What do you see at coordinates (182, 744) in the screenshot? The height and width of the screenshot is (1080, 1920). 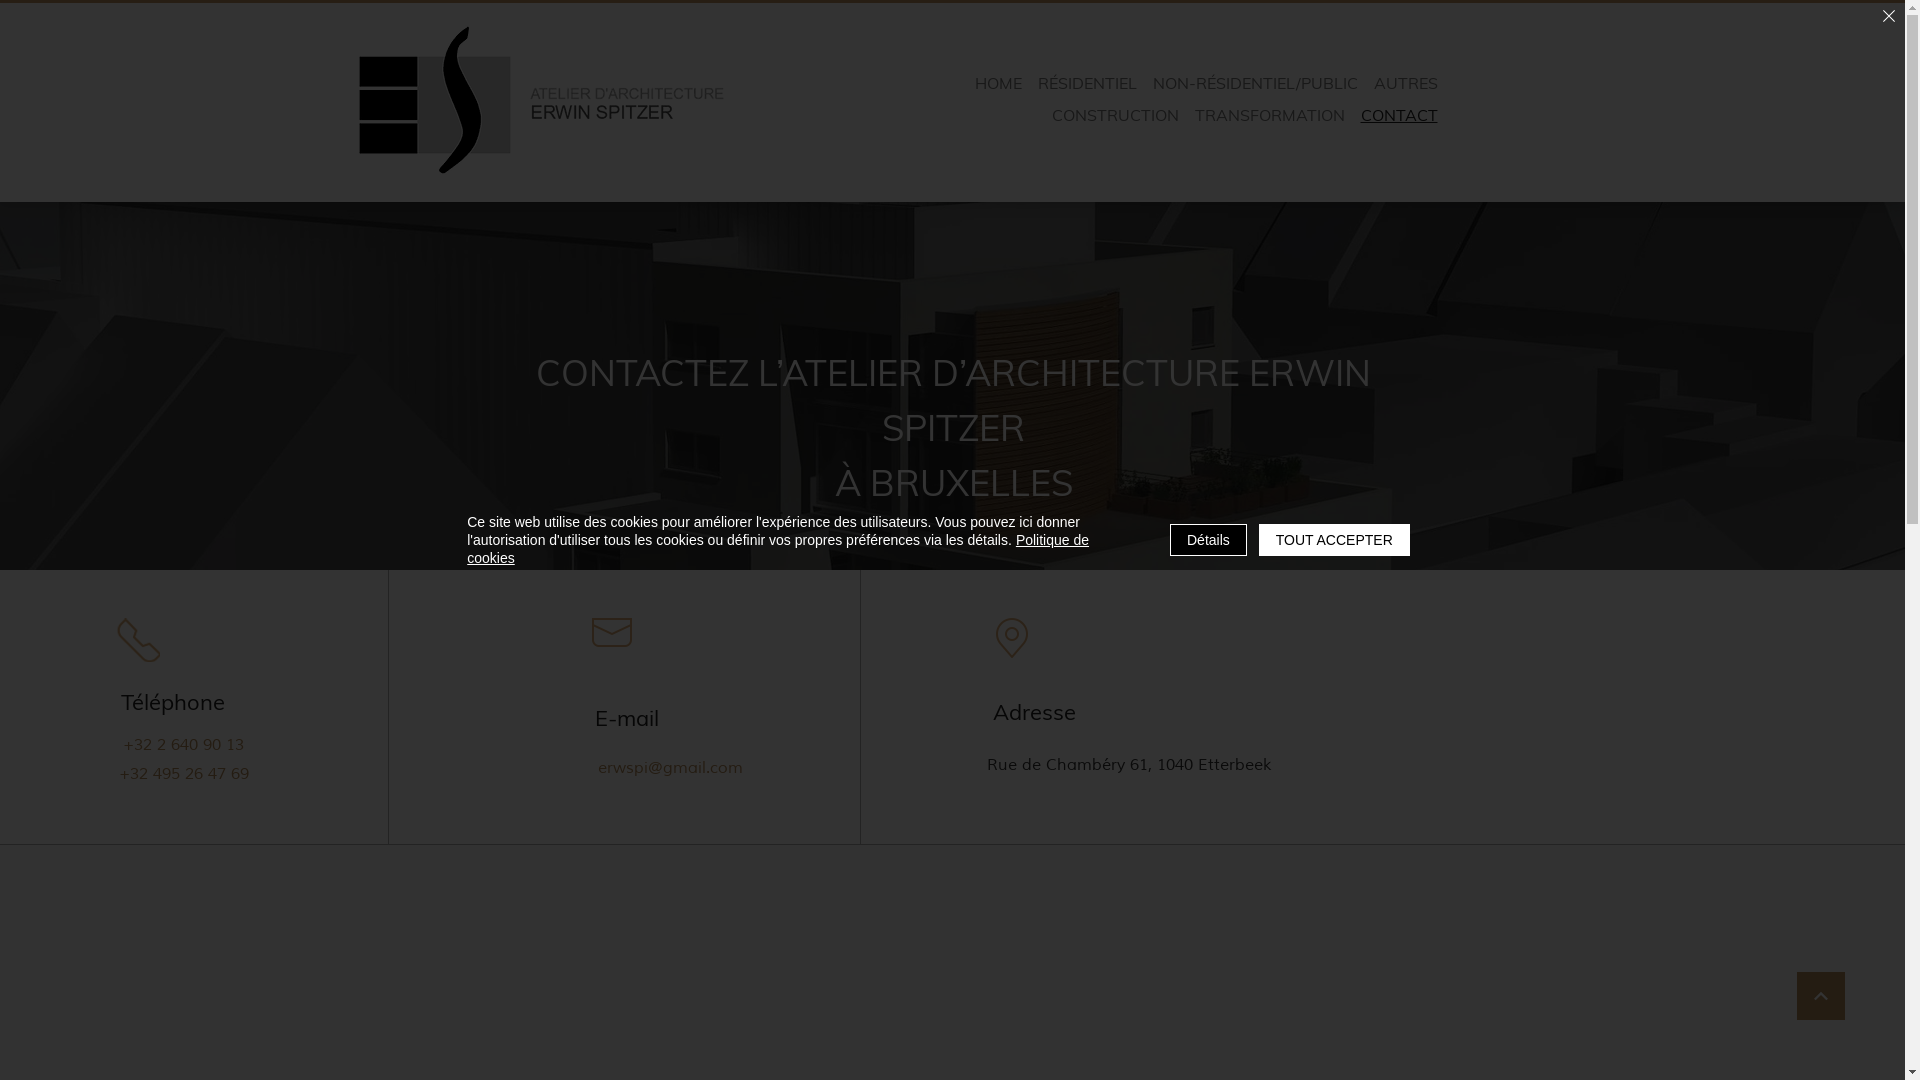 I see `'+32 2 640 90 13'` at bounding box center [182, 744].